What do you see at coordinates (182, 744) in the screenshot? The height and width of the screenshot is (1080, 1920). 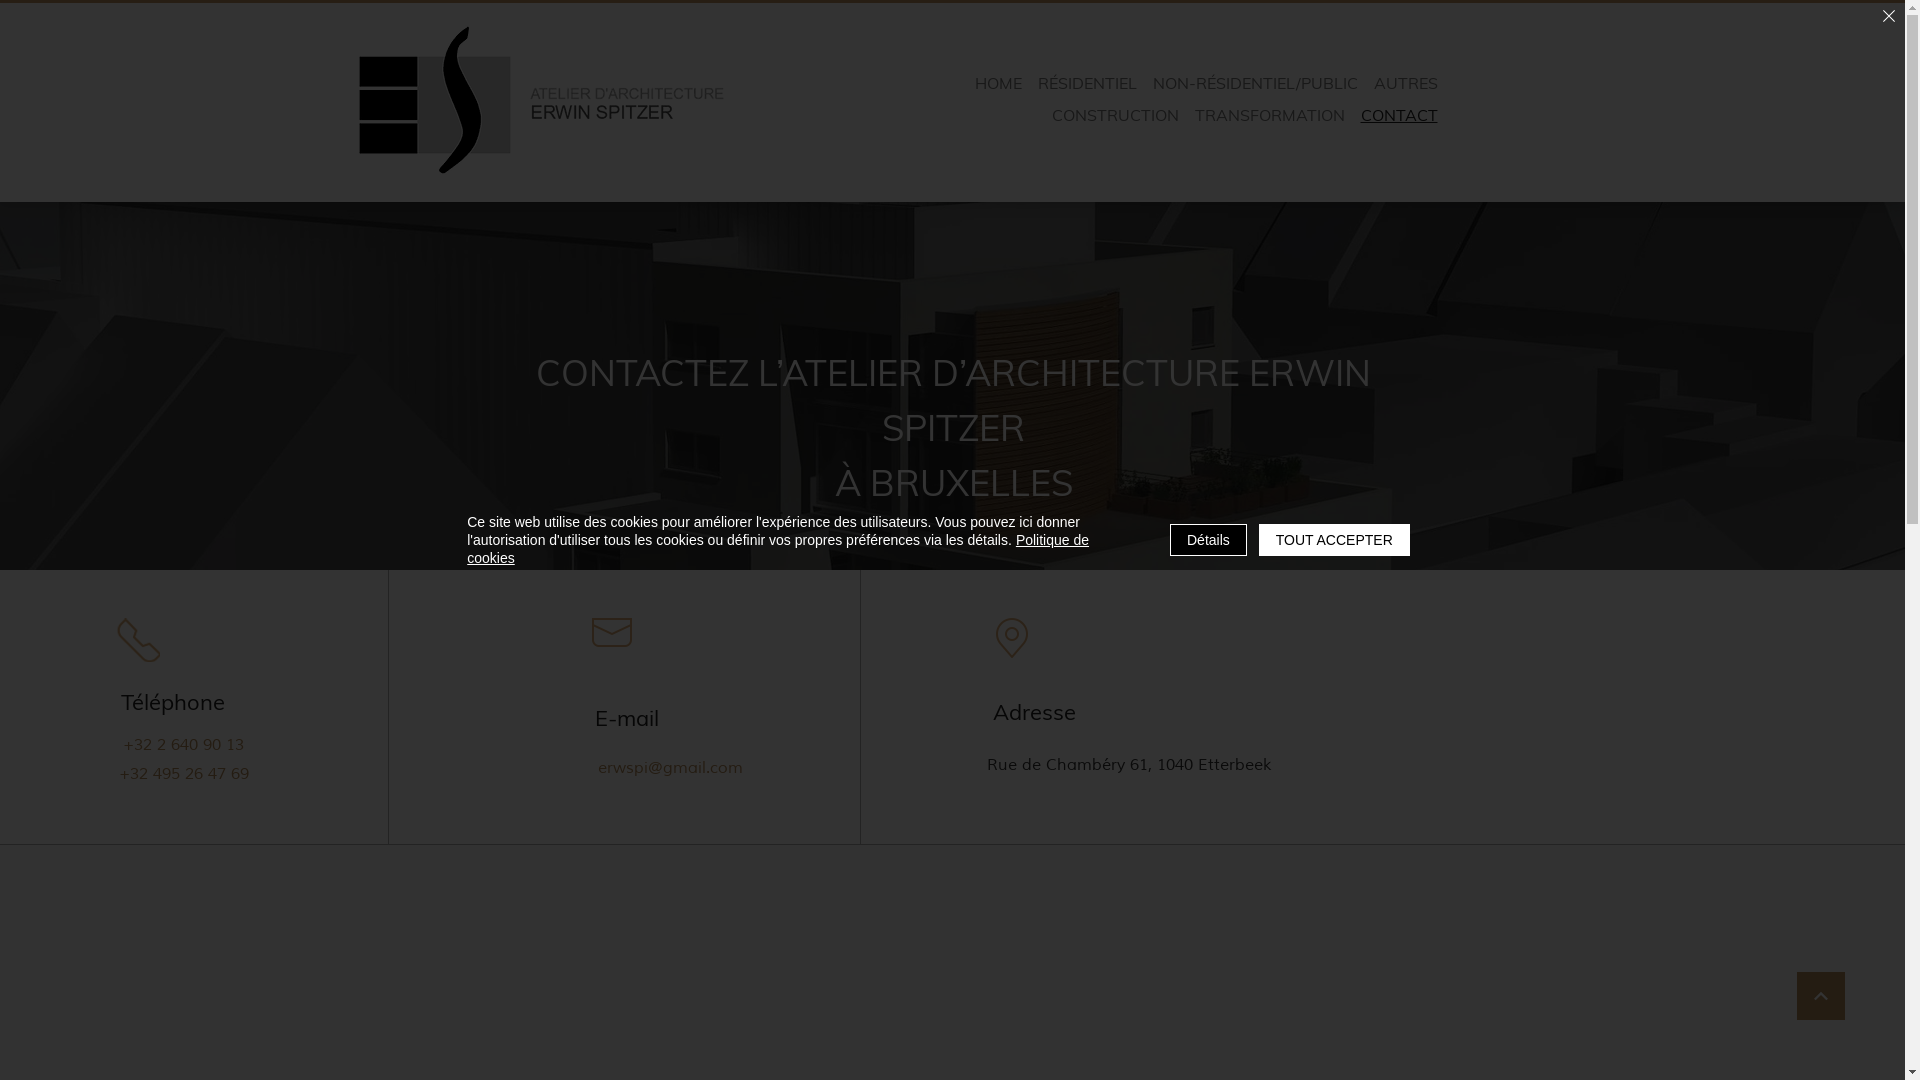 I see `'+32 2 640 90 13'` at bounding box center [182, 744].